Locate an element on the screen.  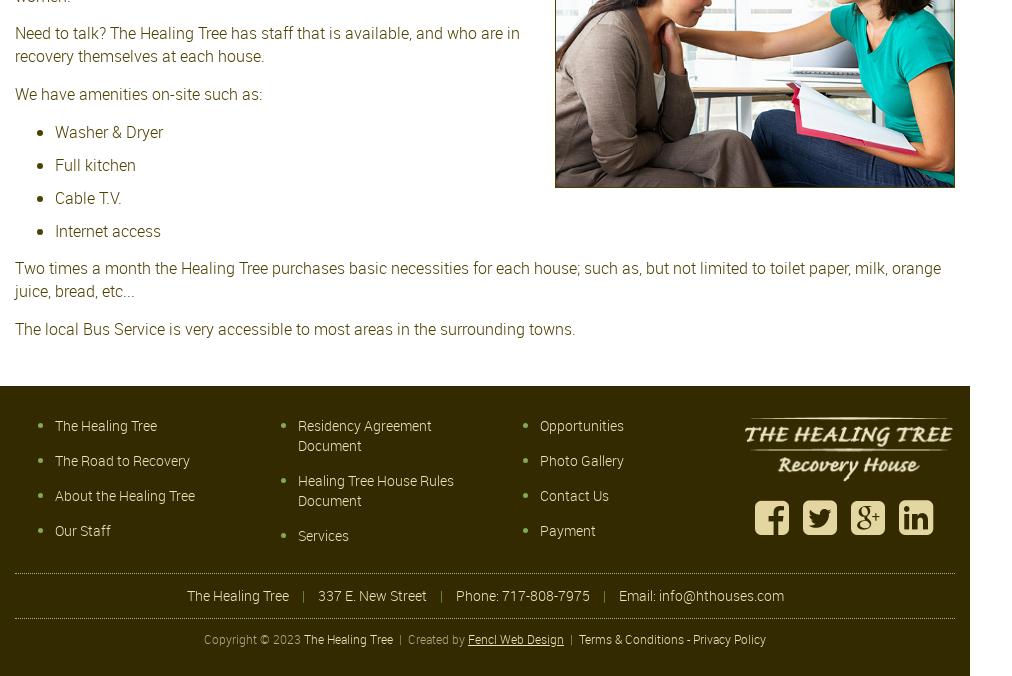
'Healing Tree House Rules Document' is located at coordinates (374, 489).